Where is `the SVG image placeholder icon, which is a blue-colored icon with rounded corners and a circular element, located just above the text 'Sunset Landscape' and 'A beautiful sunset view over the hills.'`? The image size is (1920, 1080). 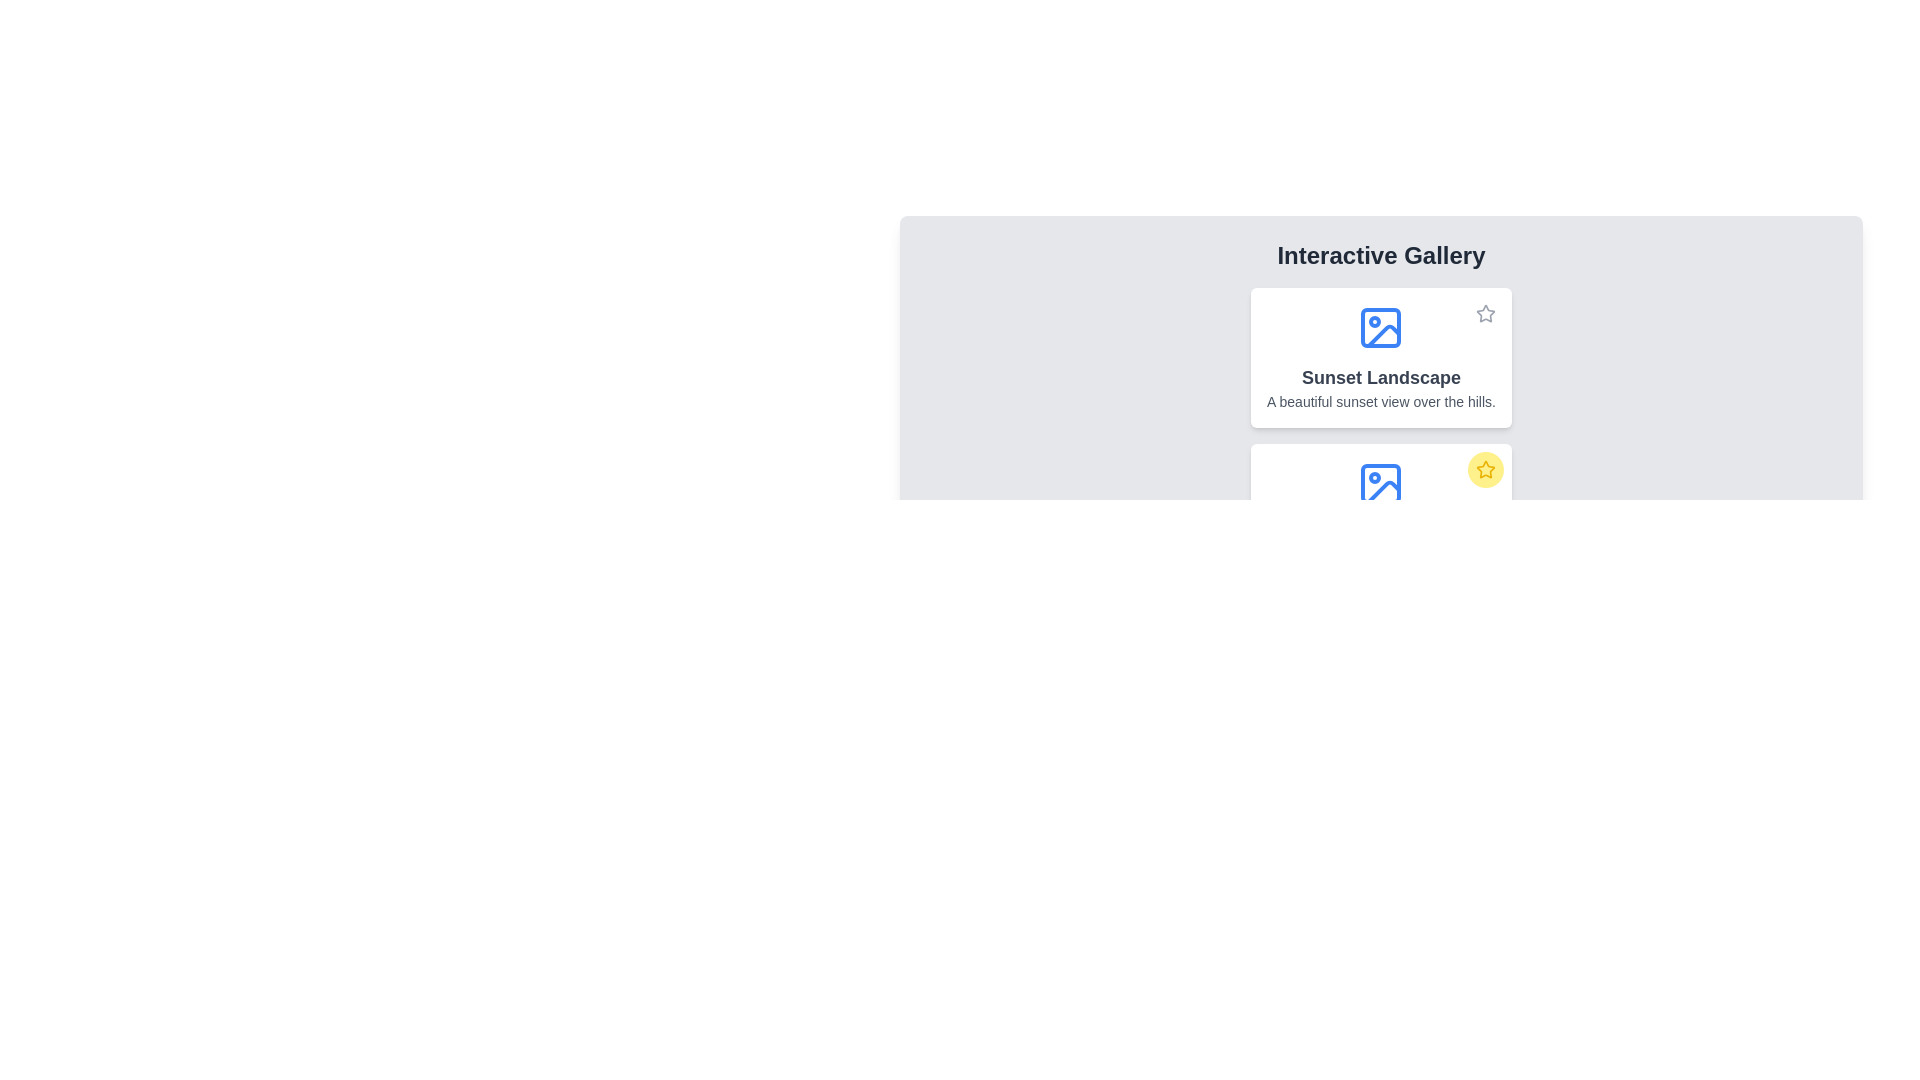 the SVG image placeholder icon, which is a blue-colored icon with rounded corners and a circular element, located just above the text 'Sunset Landscape' and 'A beautiful sunset view over the hills.' is located at coordinates (1380, 326).